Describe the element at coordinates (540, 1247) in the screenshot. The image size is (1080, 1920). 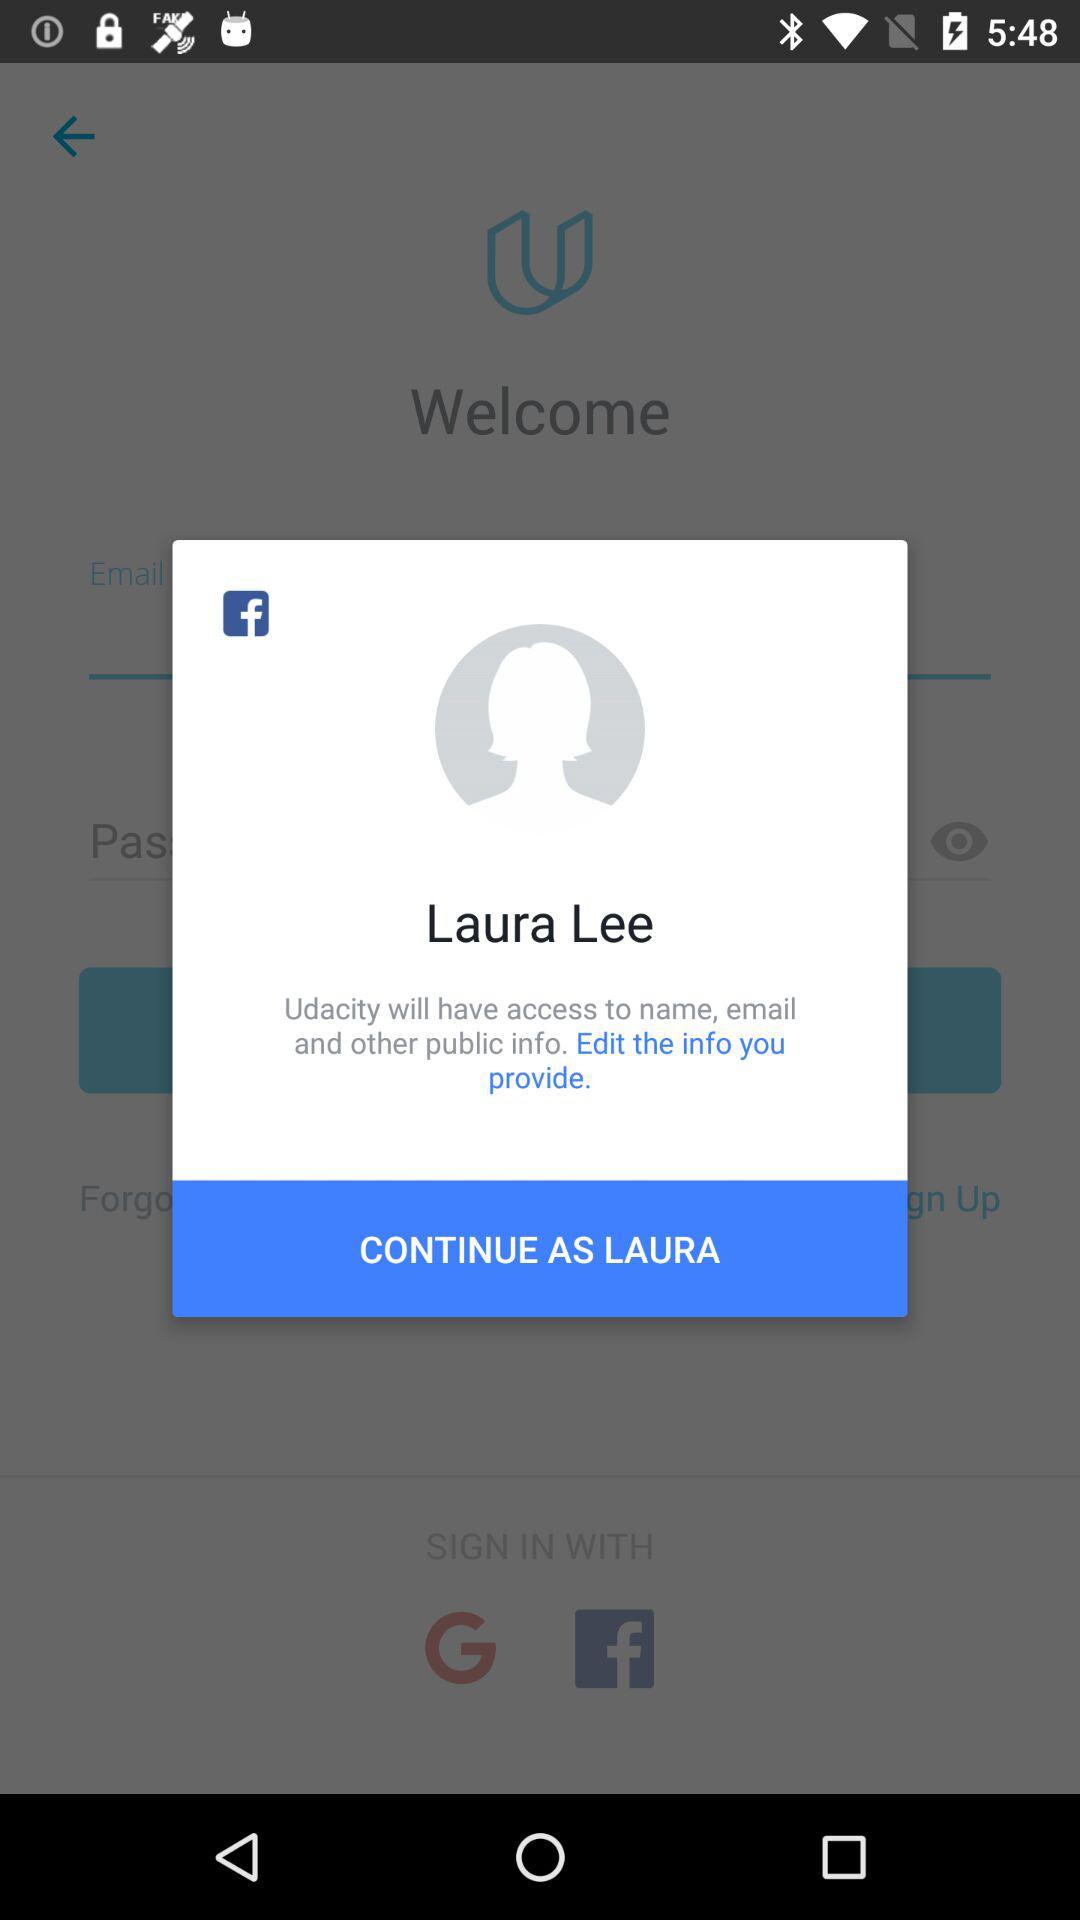
I see `the continue as laura icon` at that location.